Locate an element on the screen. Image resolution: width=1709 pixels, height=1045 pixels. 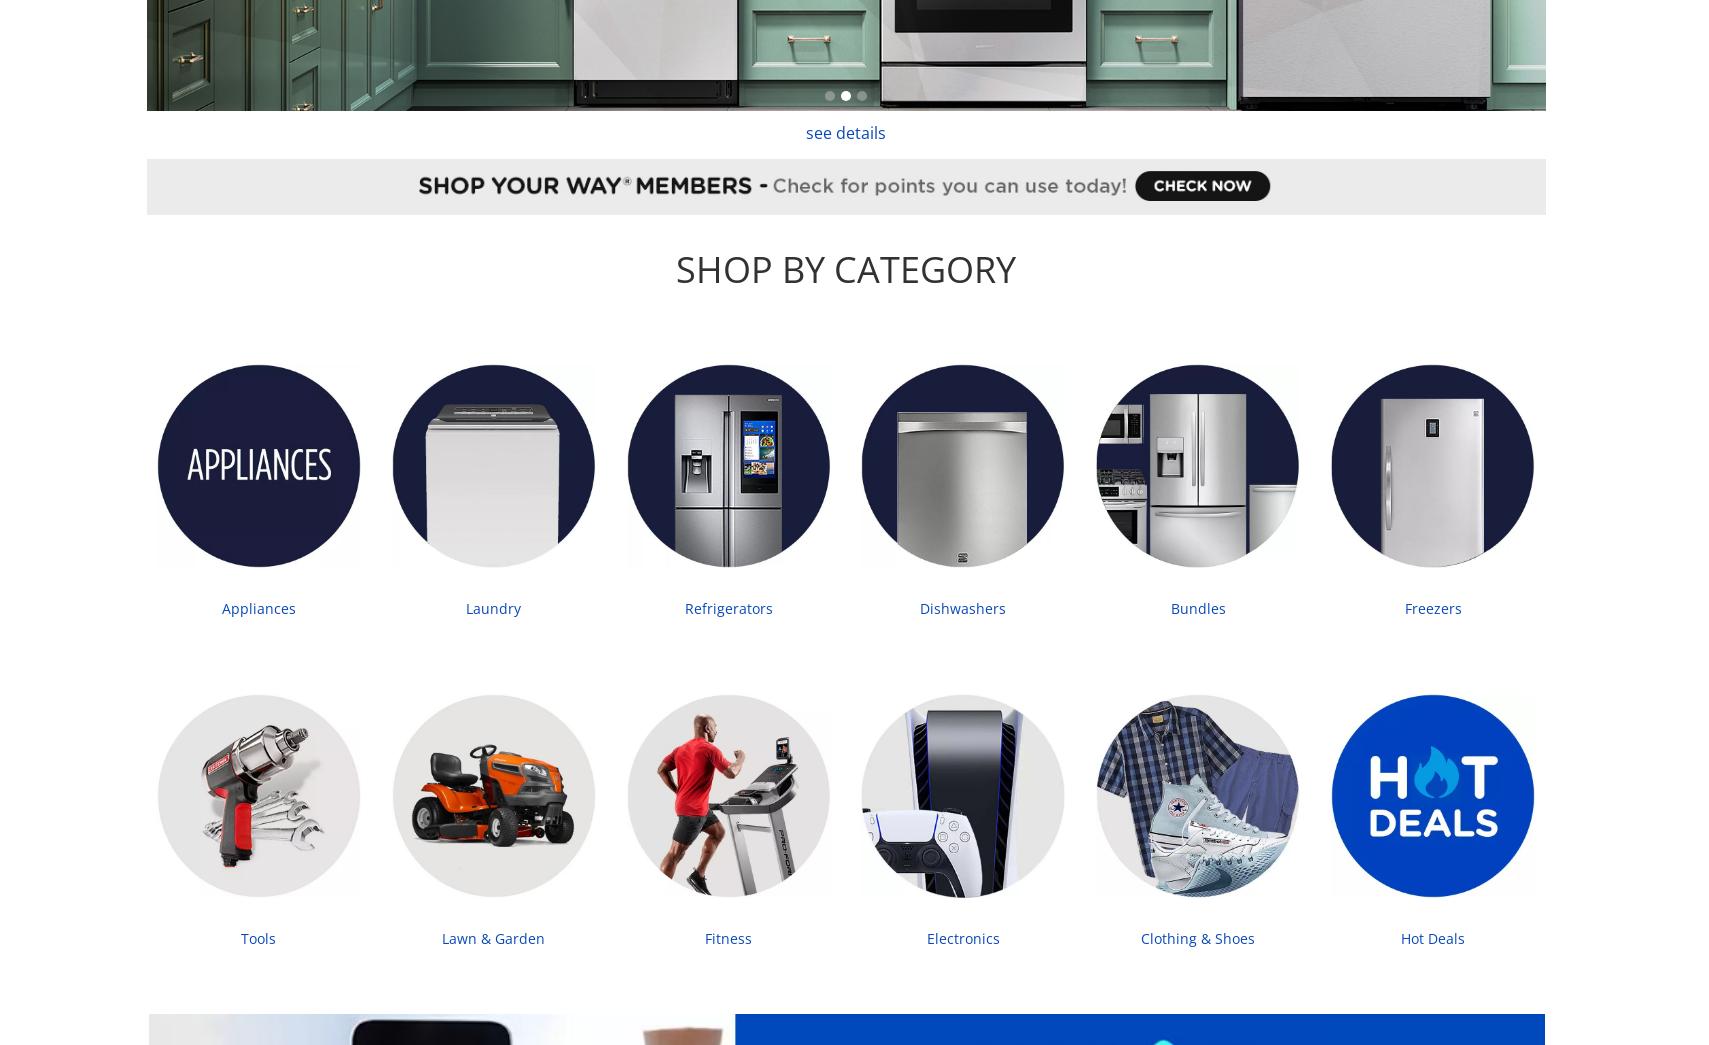
'Do not Sell or Share My Personal Information' is located at coordinates (1194, 718).